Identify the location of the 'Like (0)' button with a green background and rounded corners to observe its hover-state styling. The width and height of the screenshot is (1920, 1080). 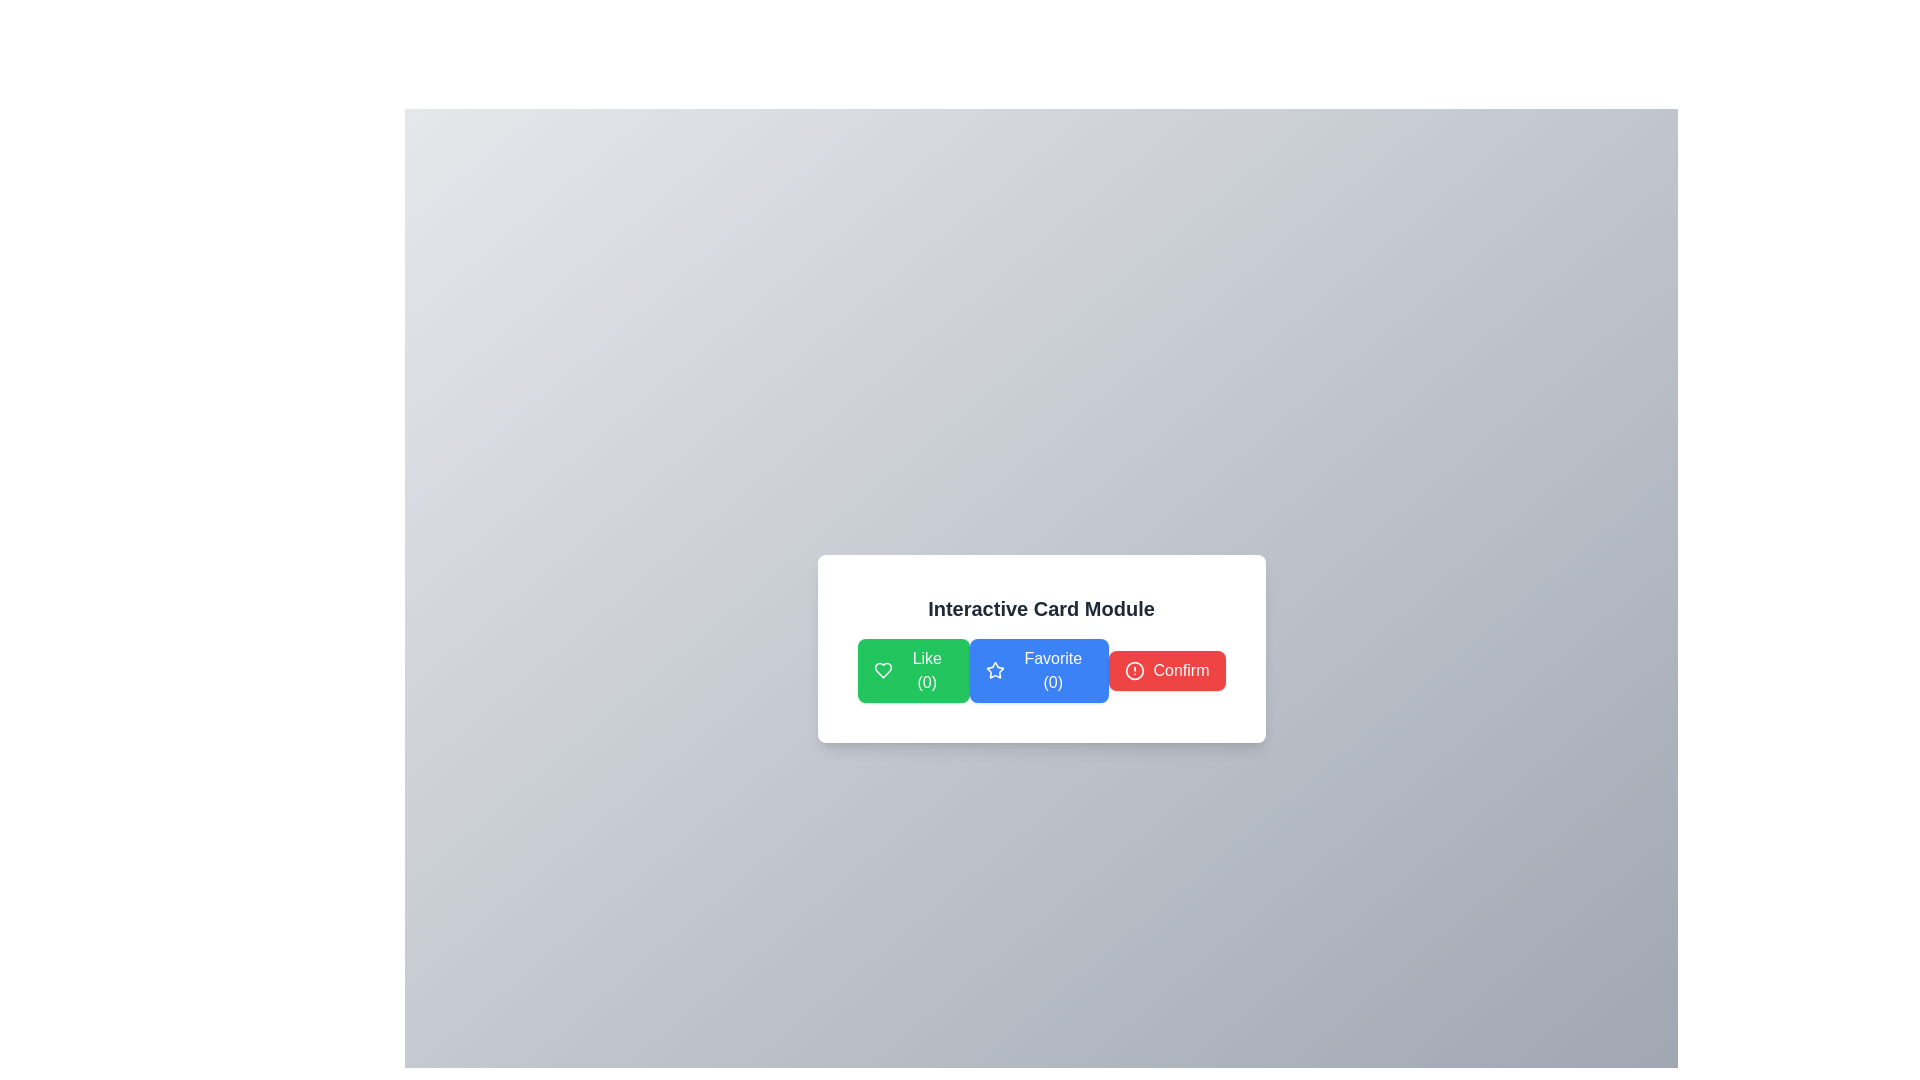
(926, 671).